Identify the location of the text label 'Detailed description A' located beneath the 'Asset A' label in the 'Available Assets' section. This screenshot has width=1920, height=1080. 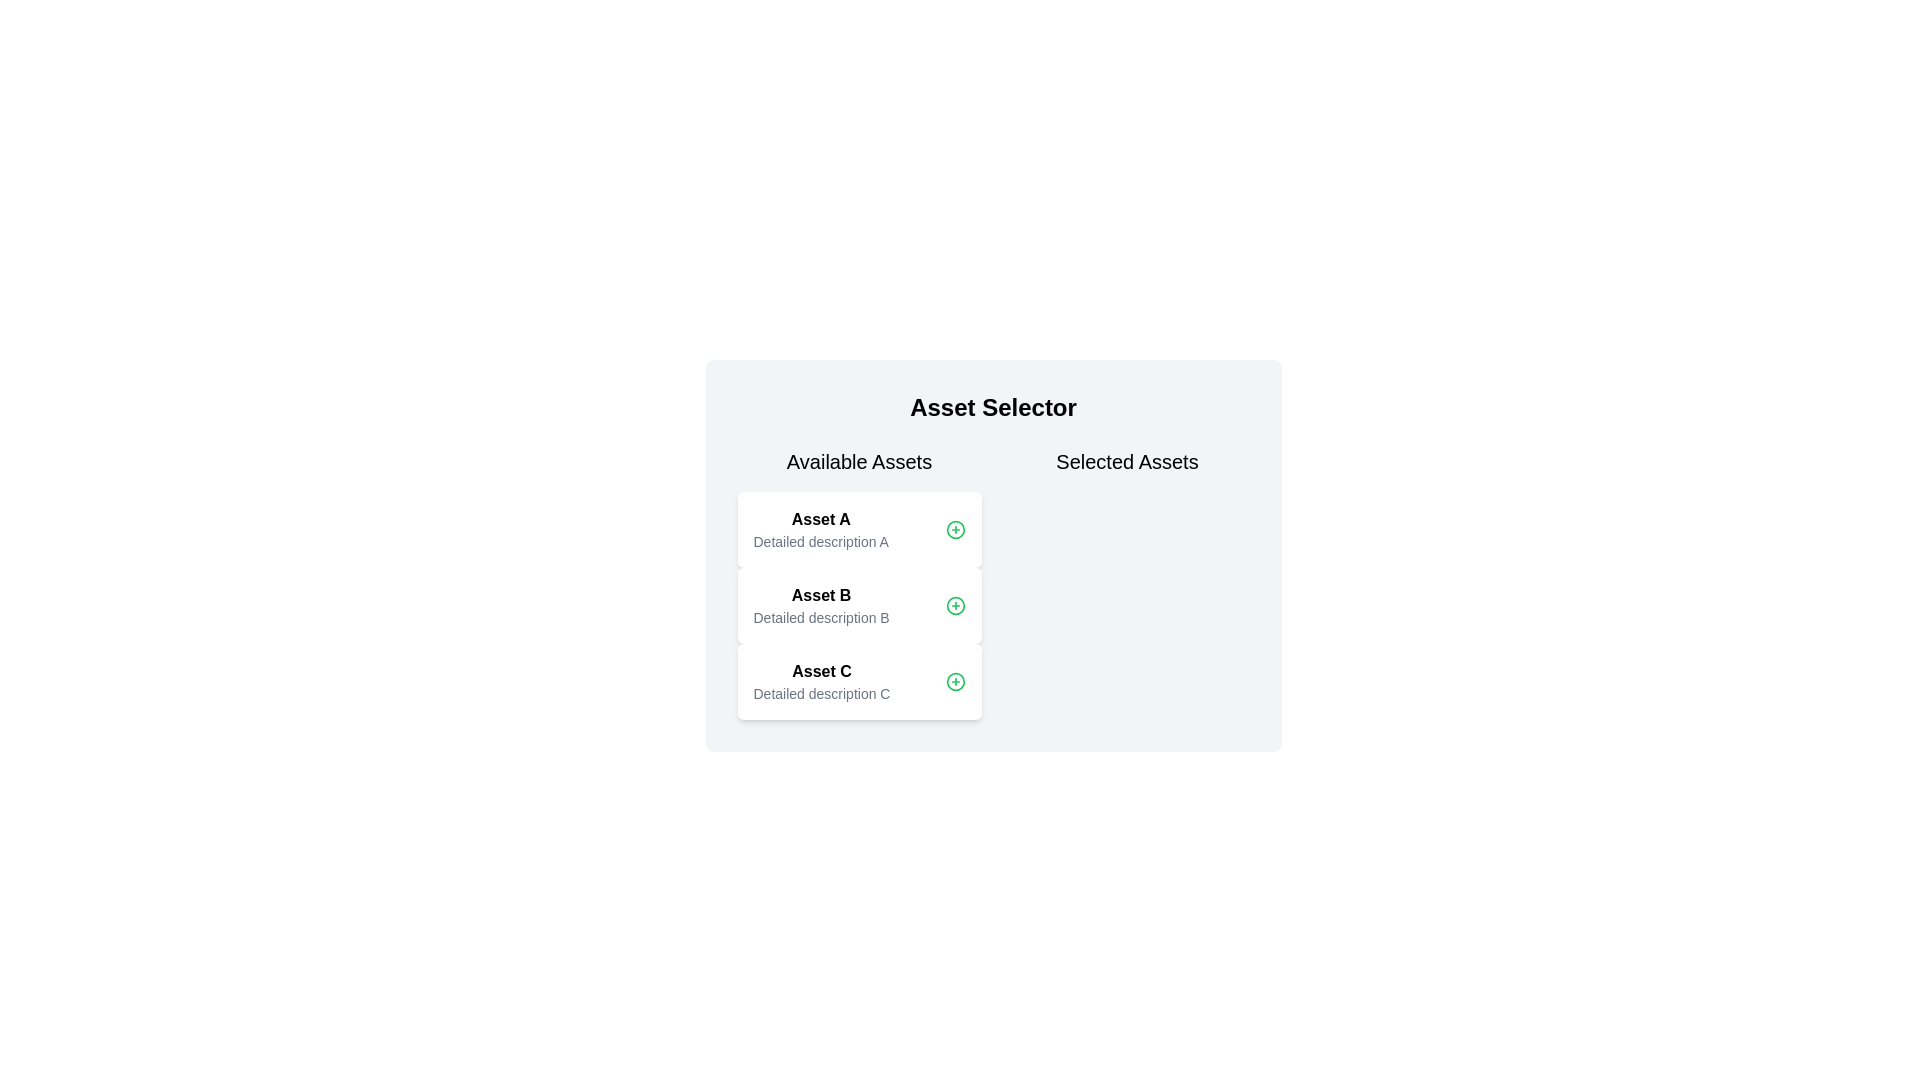
(821, 542).